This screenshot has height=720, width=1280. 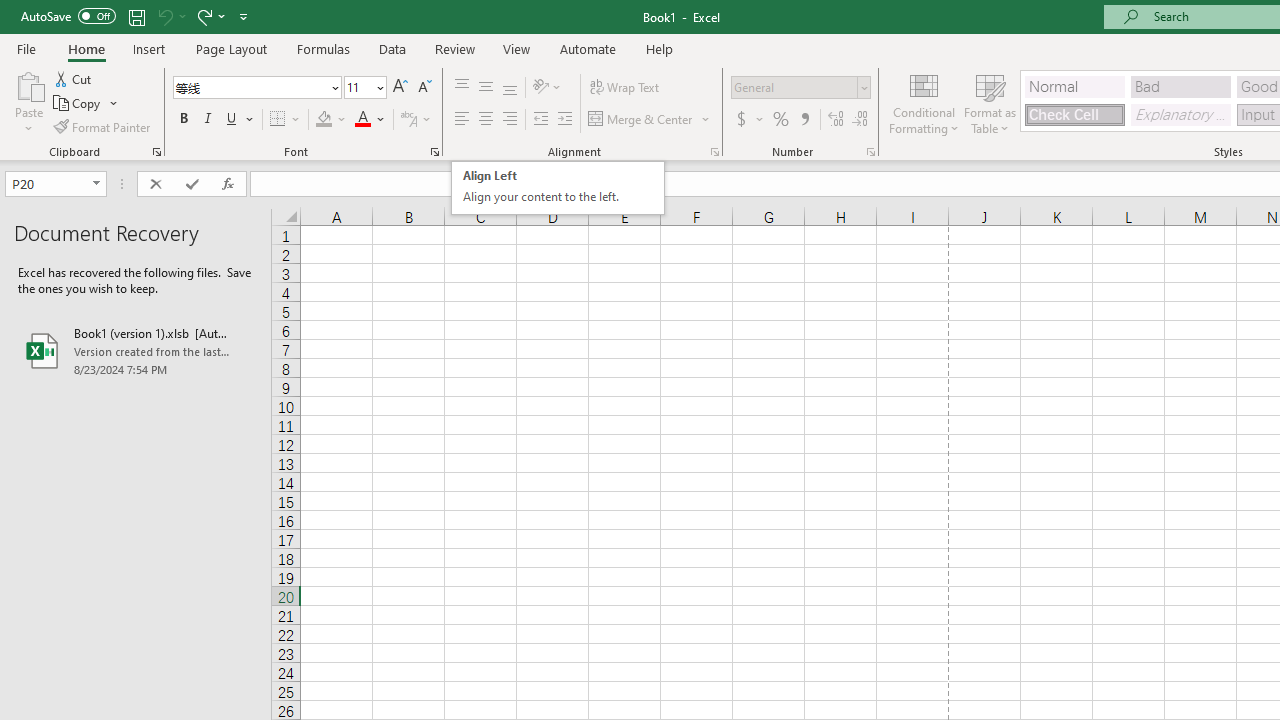 What do you see at coordinates (400, 86) in the screenshot?
I see `'Increase Font Size'` at bounding box center [400, 86].